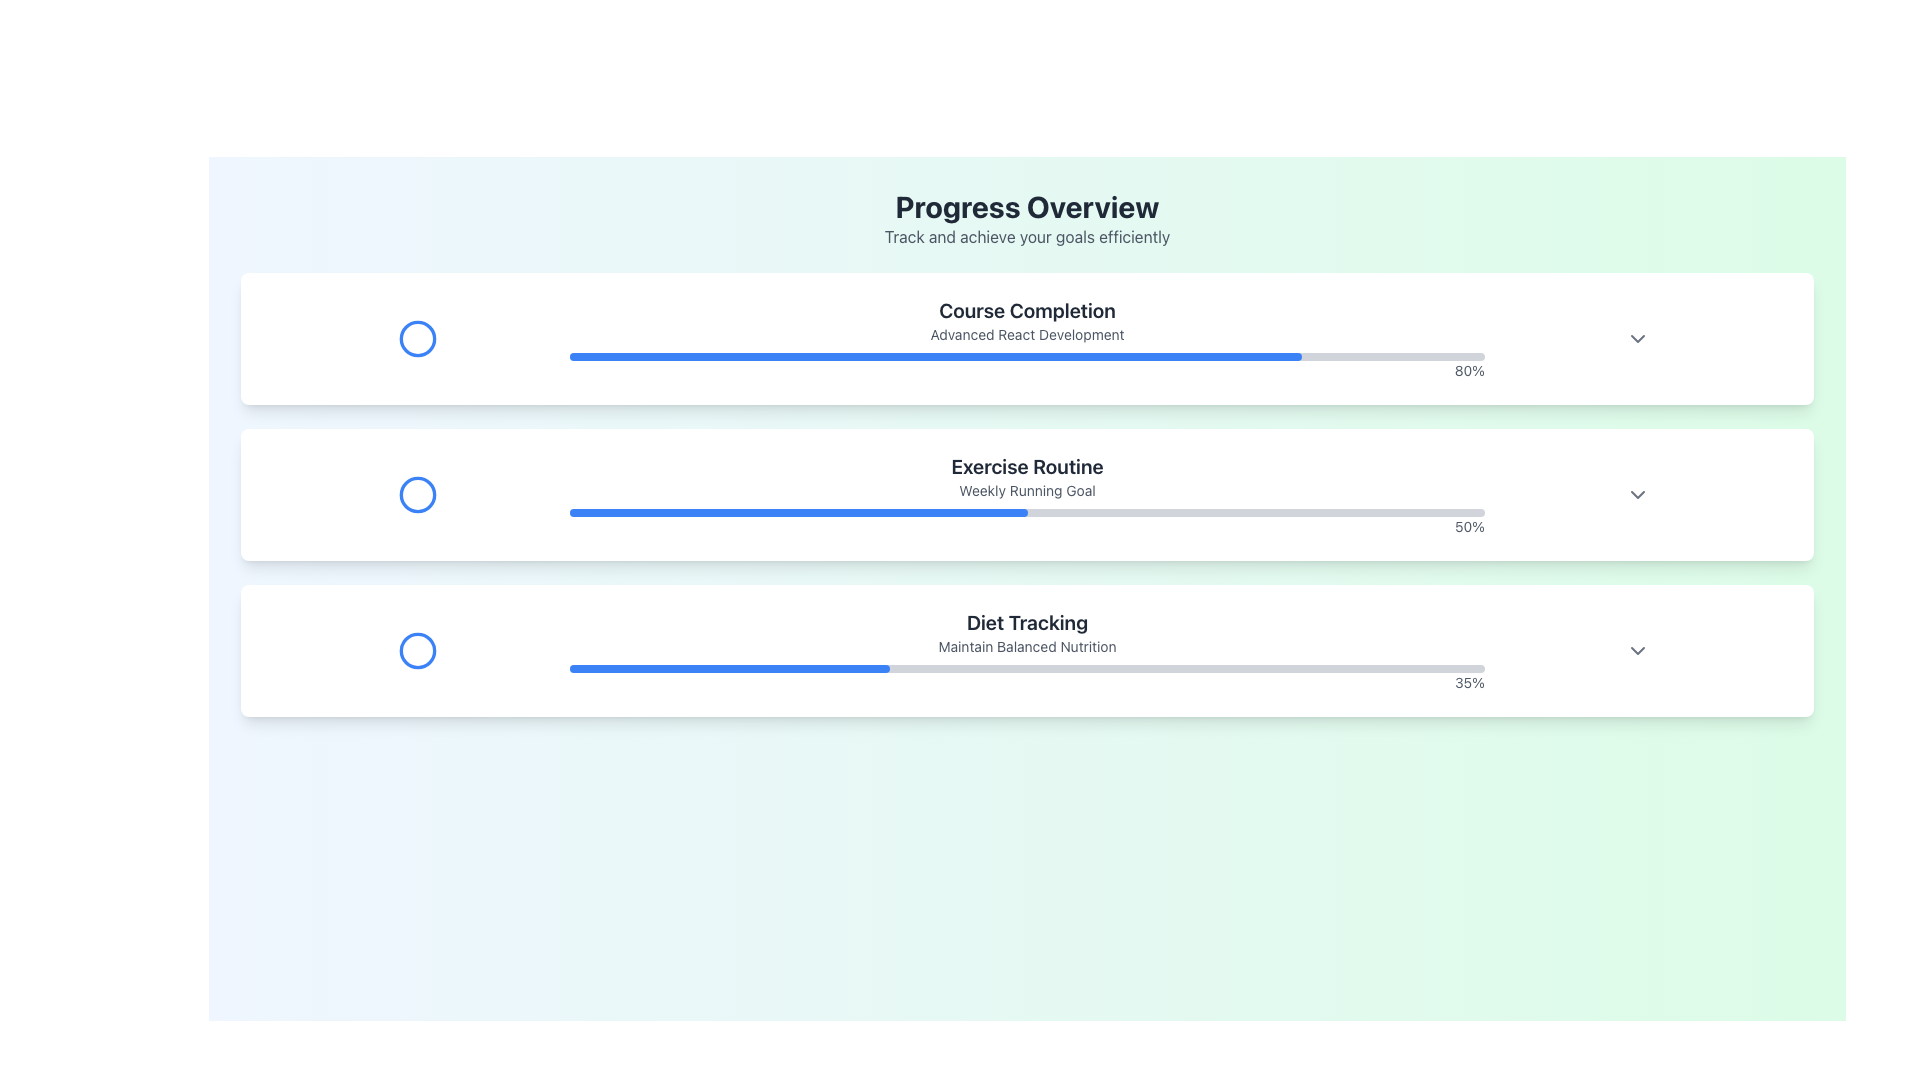  Describe the element at coordinates (1027, 526) in the screenshot. I see `the right-aligned text label displaying '50%' within the progress bar in the 'Exercise Routine' section` at that location.